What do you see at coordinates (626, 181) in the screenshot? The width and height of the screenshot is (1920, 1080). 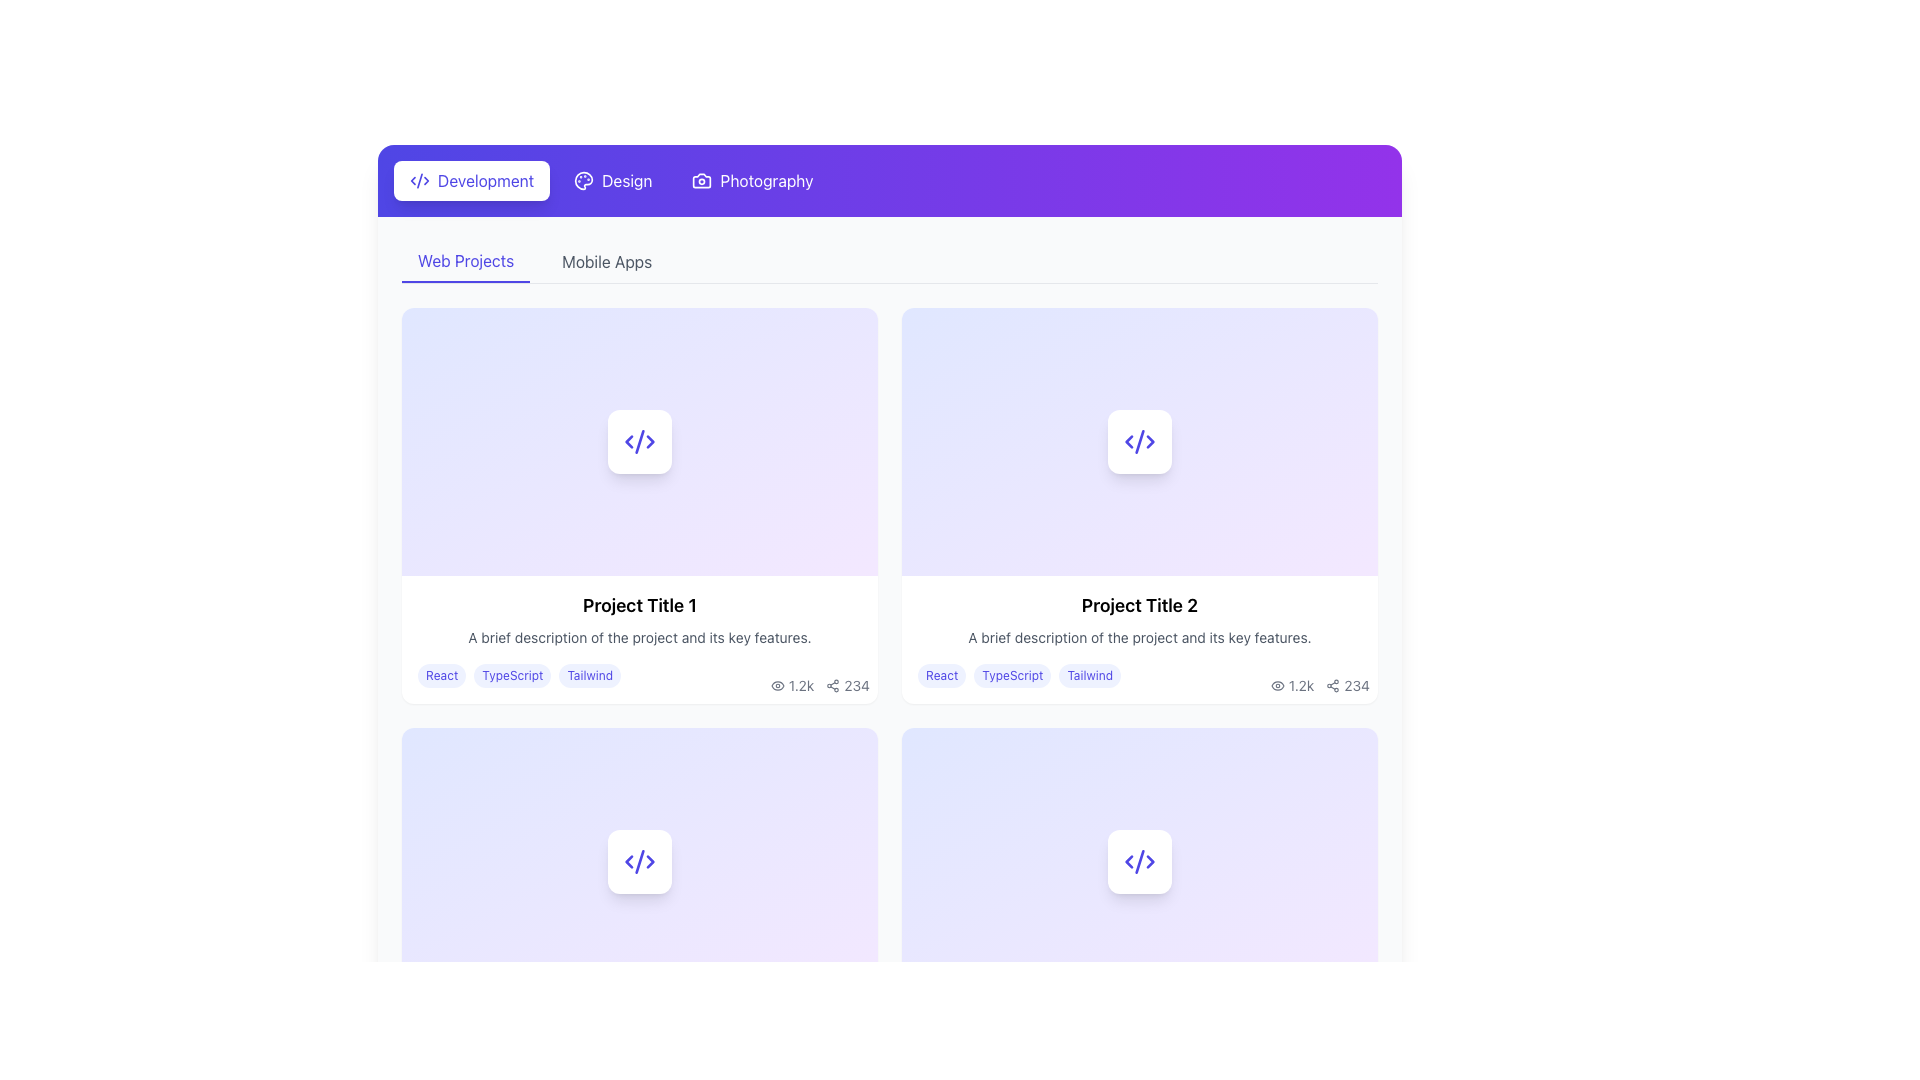 I see `the navigation link labeled 'Design' located to the right of the 'Development' label and left of the 'Photography' icon` at bounding box center [626, 181].